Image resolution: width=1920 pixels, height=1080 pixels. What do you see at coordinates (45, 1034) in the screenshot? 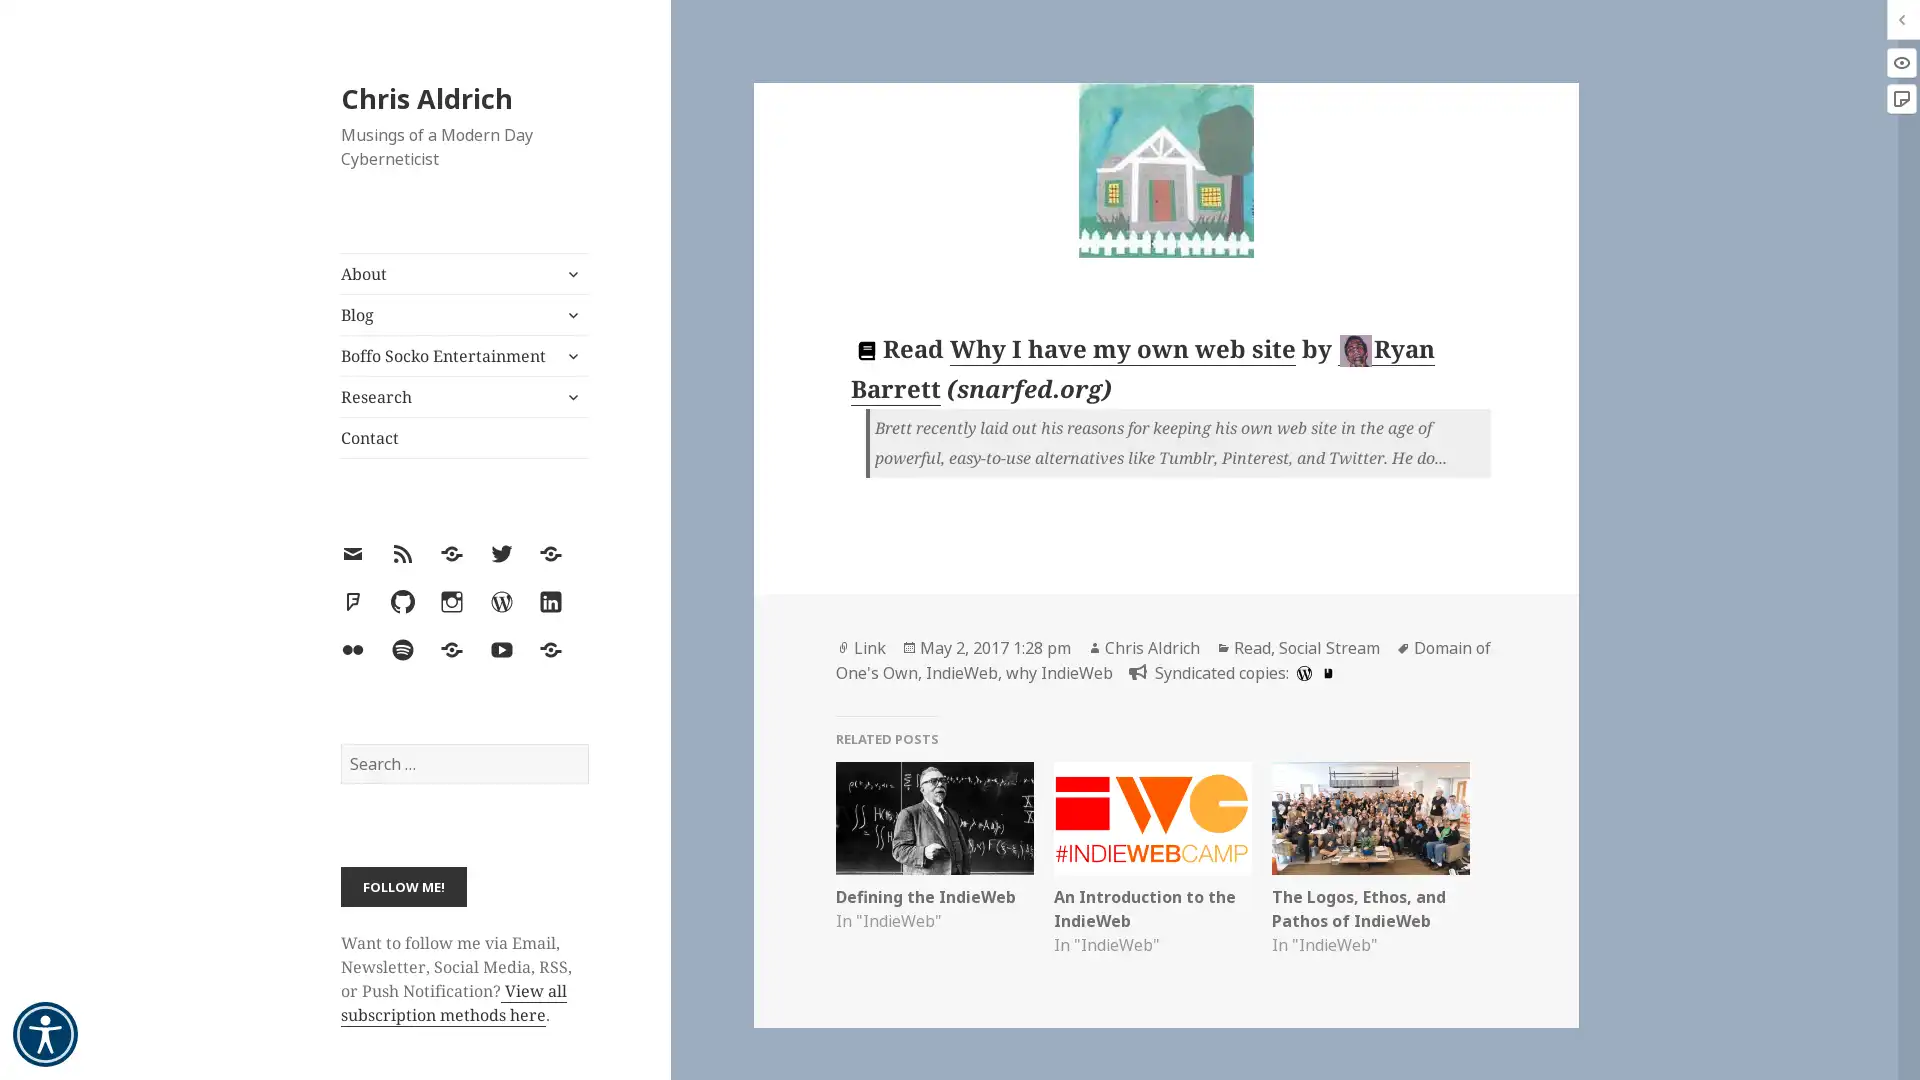
I see `Accessibility Menu` at bounding box center [45, 1034].